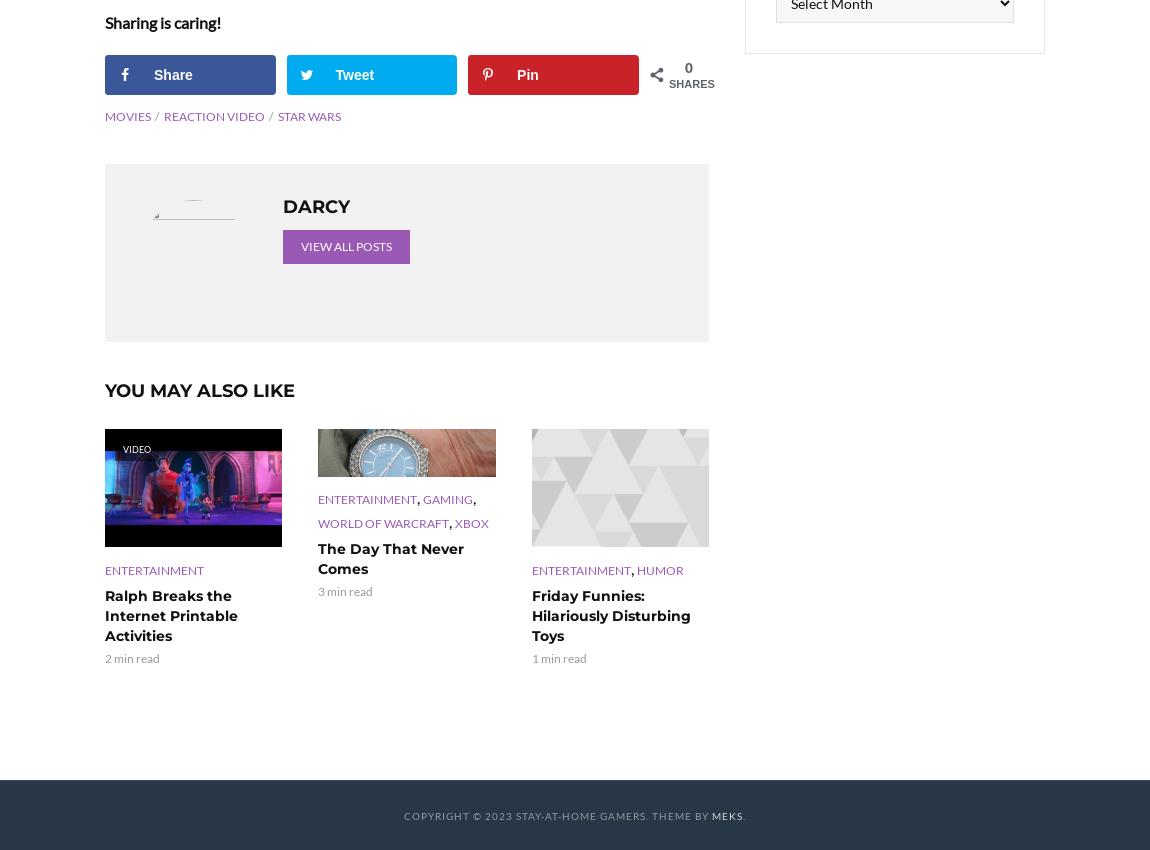 The width and height of the screenshot is (1150, 850). Describe the element at coordinates (103, 114) in the screenshot. I see `'Movies'` at that location.